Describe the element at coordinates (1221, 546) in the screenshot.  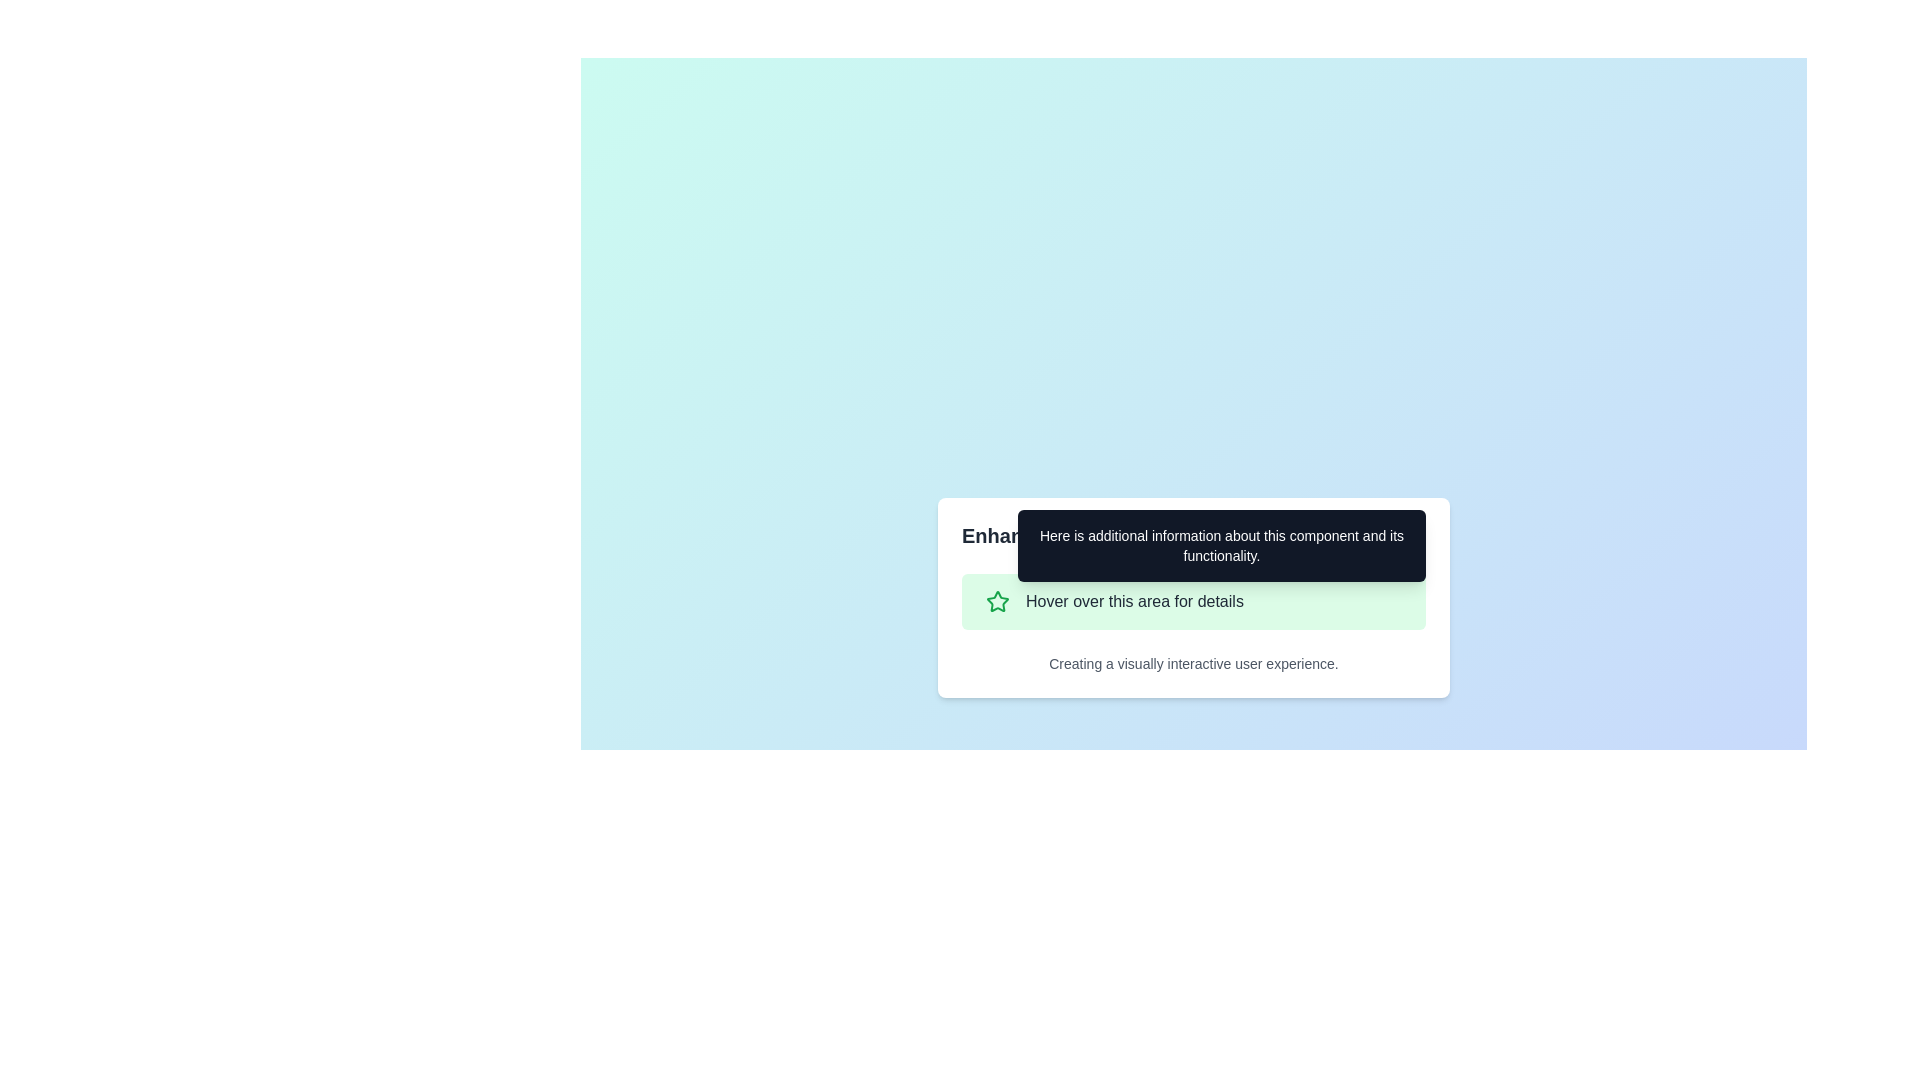
I see `the tooltip with dark gray background and white text that reads 'Here is additional information about this component and its functionality.'` at that location.